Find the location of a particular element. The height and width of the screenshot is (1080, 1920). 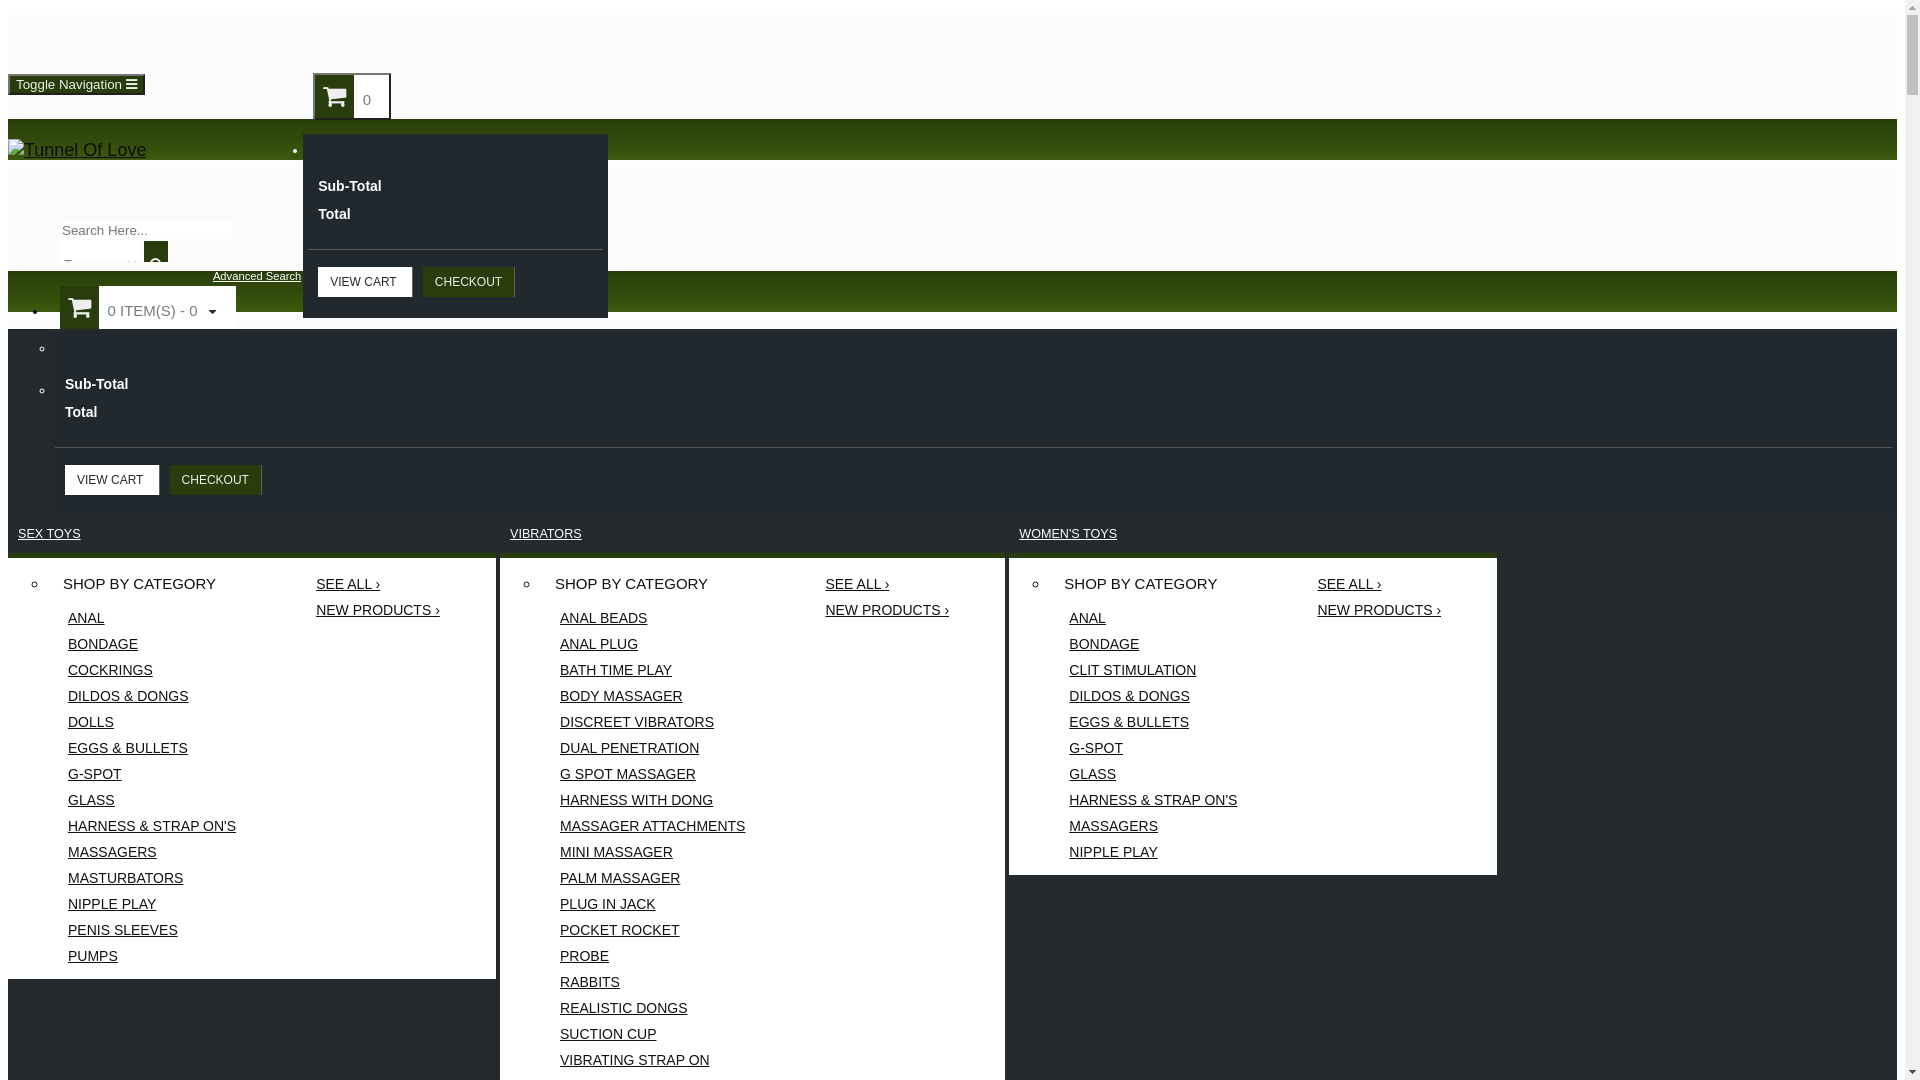

'WOMEN'S TOYS' is located at coordinates (1067, 532).